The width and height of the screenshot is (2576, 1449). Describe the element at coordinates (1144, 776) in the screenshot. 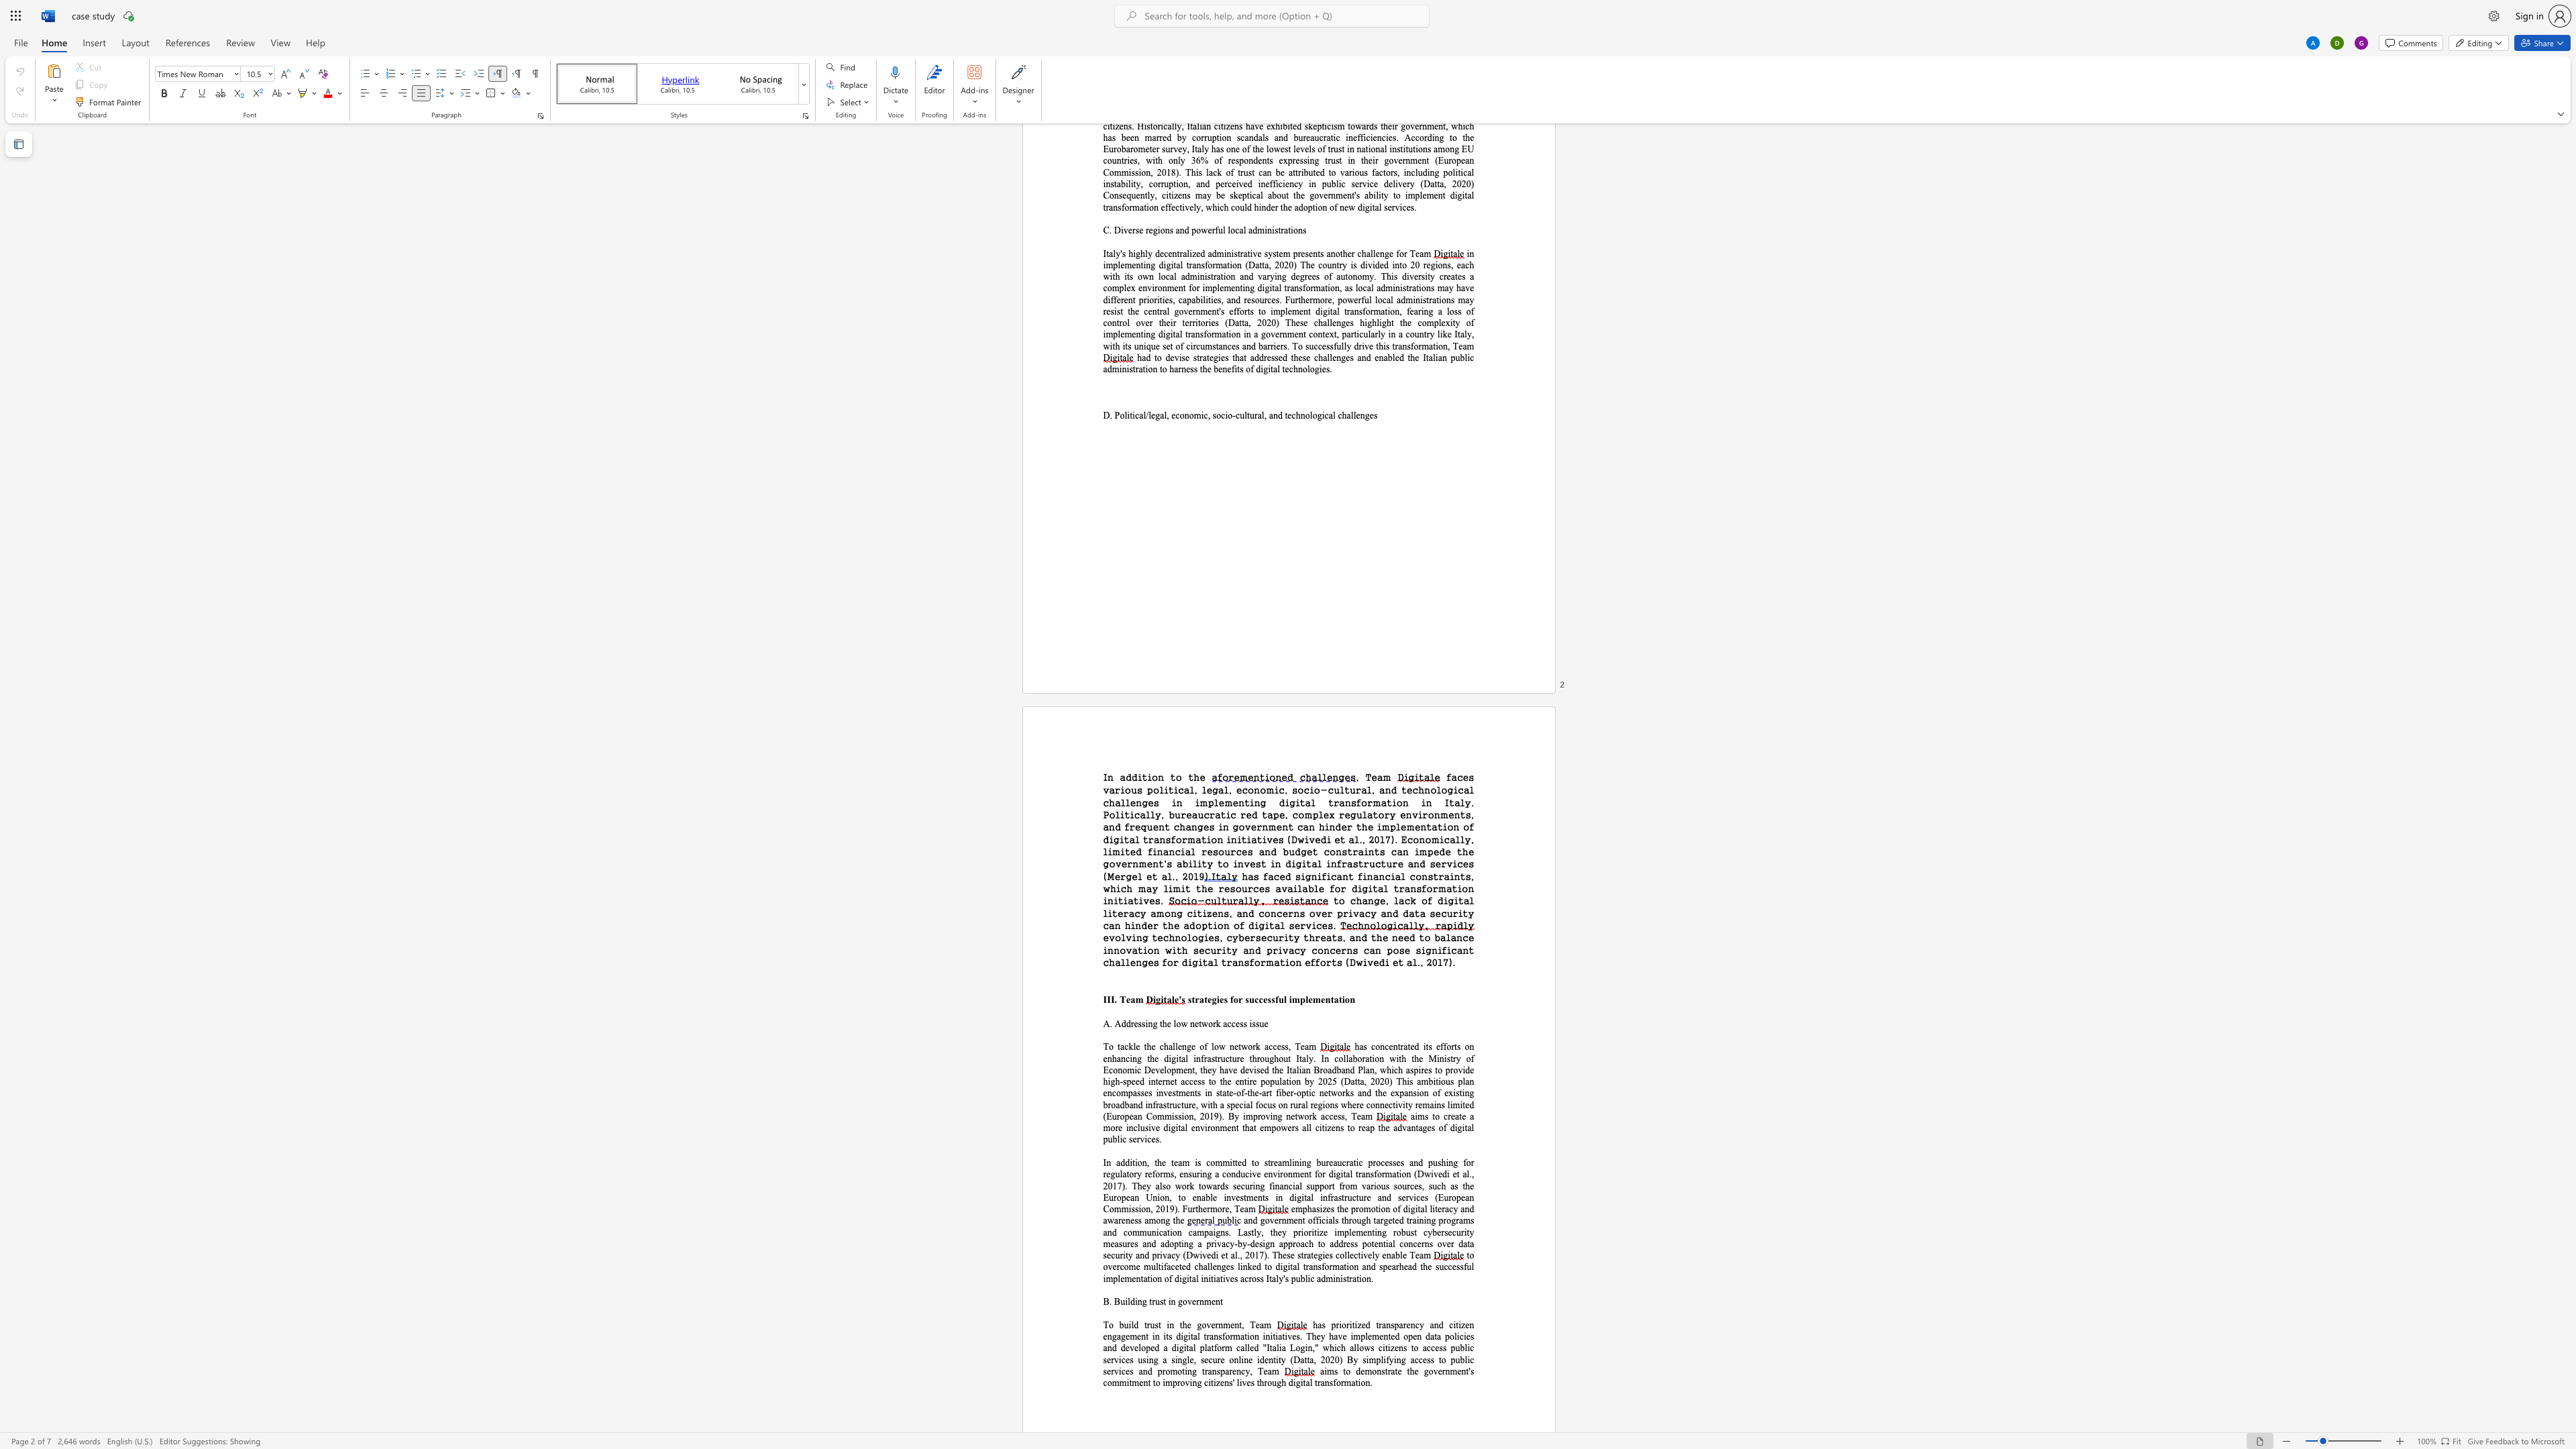

I see `the 1th character "t" in the text` at that location.